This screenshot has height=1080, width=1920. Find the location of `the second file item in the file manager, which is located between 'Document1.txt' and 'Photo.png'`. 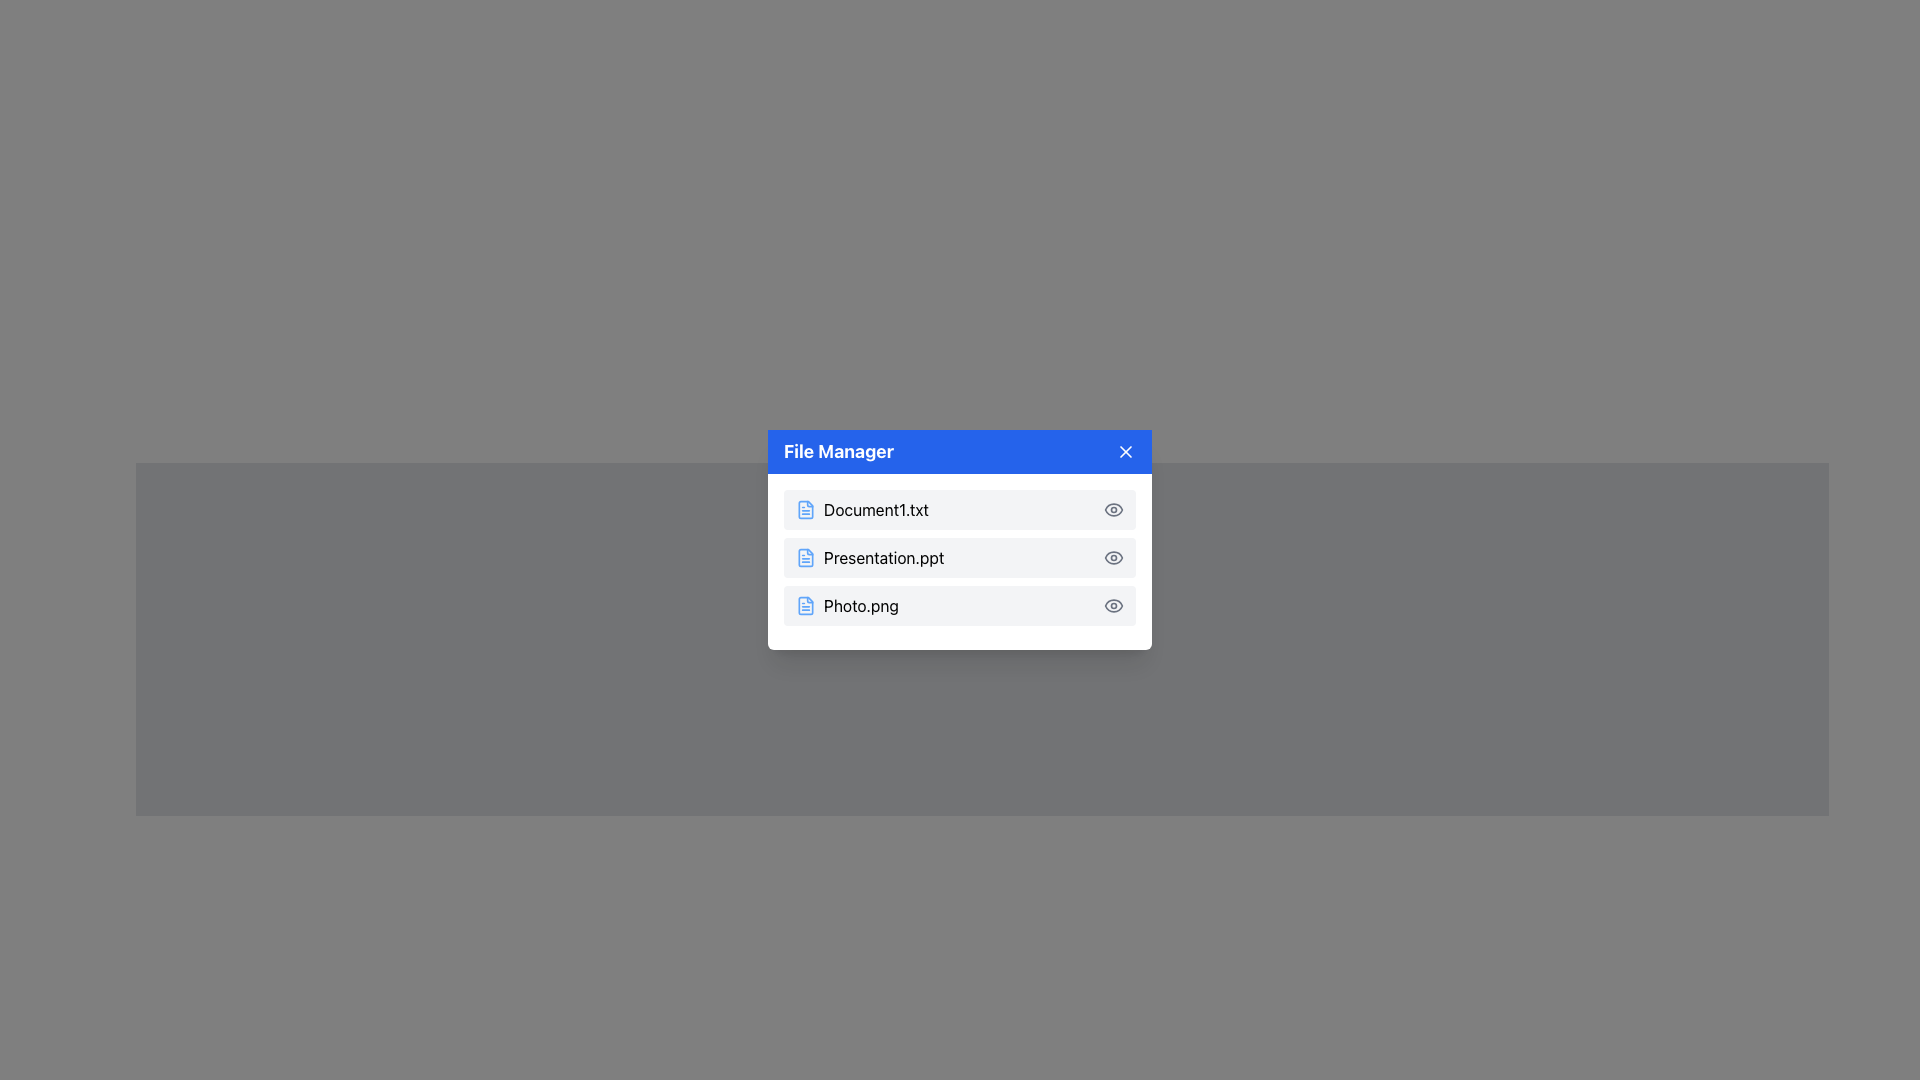

the second file item in the file manager, which is located between 'Document1.txt' and 'Photo.png' is located at coordinates (960, 562).